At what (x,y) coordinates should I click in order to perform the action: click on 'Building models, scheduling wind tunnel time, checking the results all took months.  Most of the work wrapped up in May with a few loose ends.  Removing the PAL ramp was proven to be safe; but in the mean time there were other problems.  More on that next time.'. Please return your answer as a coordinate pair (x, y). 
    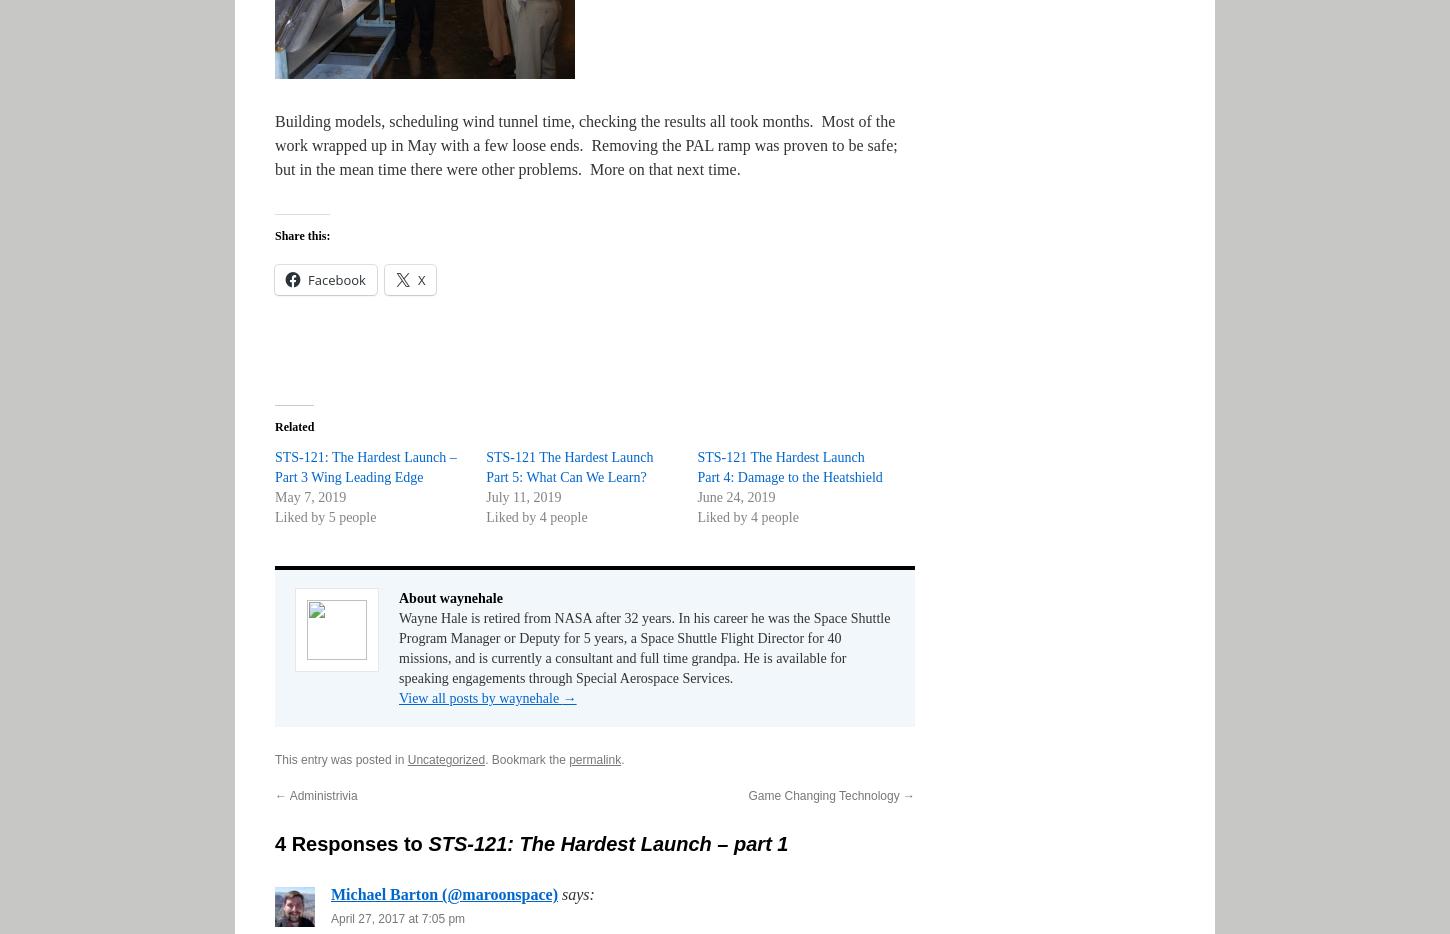
    Looking at the image, I should click on (585, 145).